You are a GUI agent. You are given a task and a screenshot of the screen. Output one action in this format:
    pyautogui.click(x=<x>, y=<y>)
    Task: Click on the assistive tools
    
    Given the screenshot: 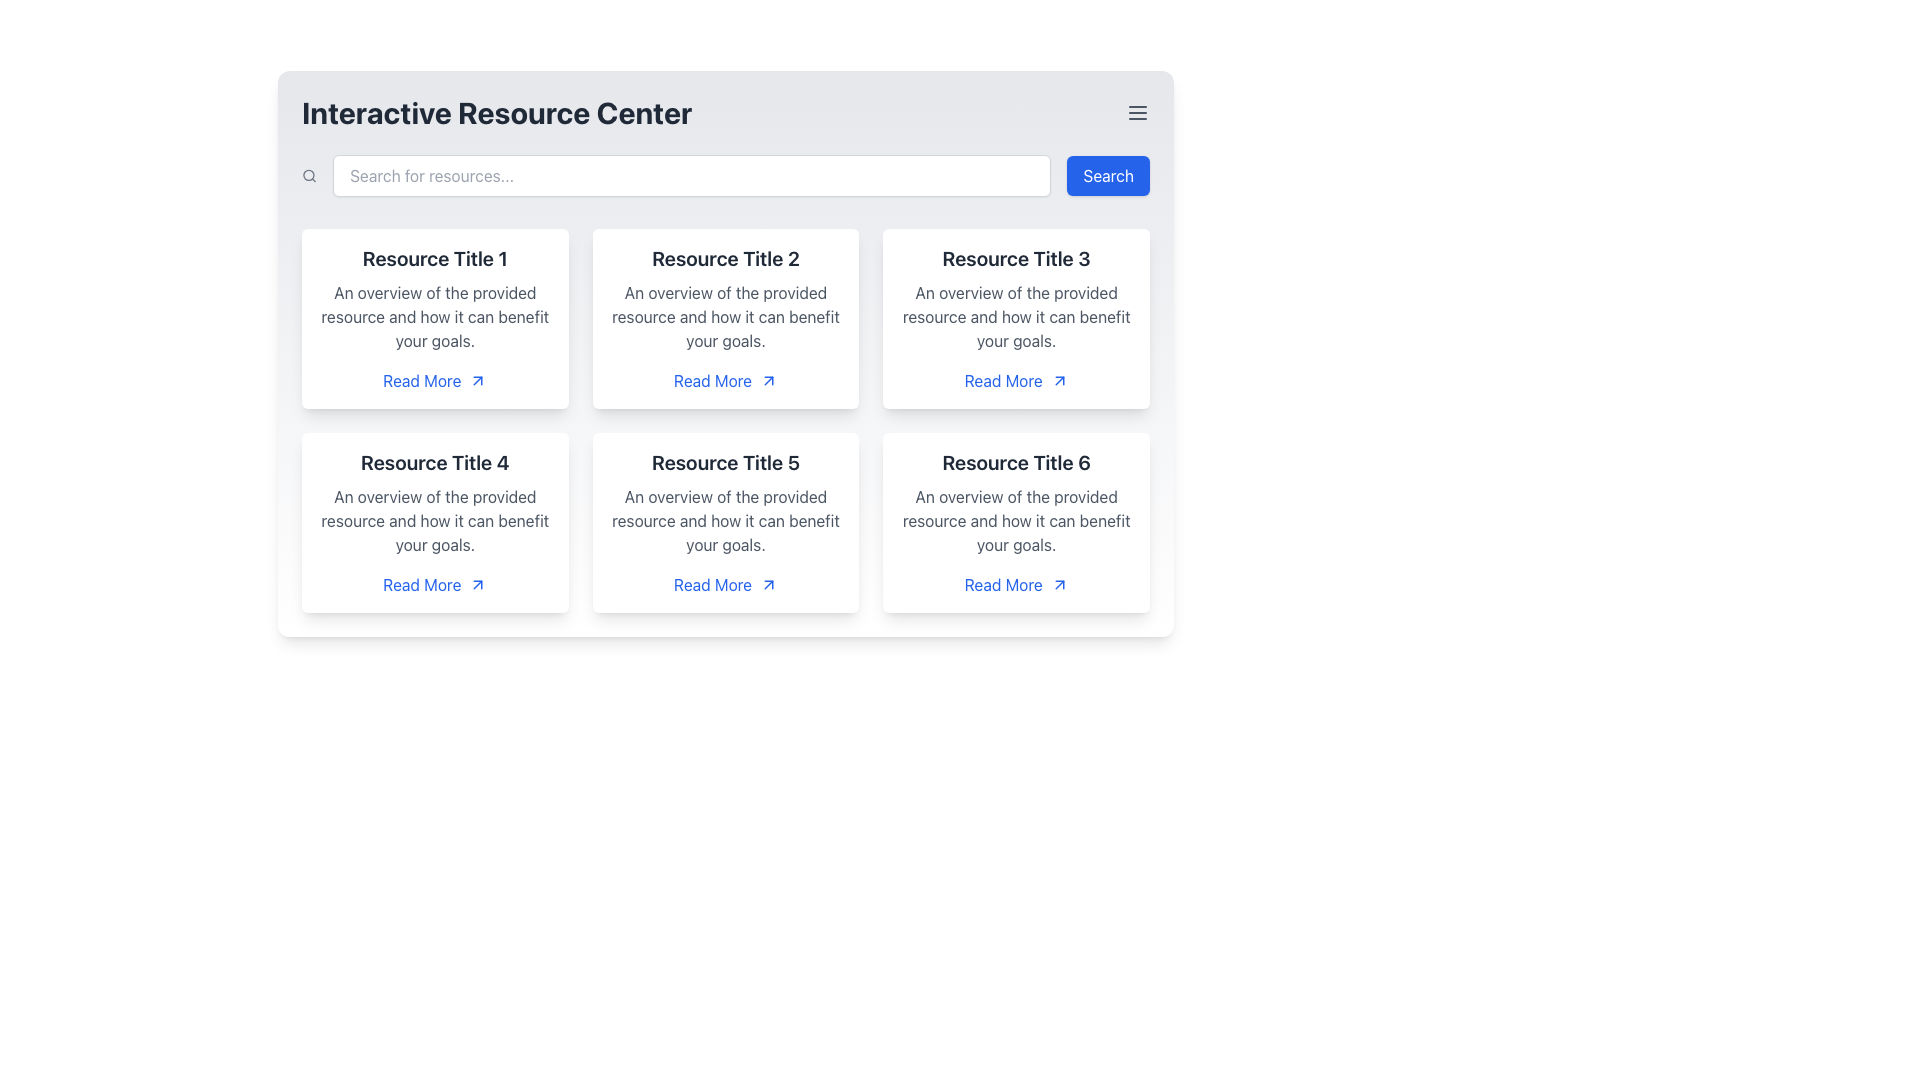 What is the action you would take?
    pyautogui.click(x=434, y=519)
    